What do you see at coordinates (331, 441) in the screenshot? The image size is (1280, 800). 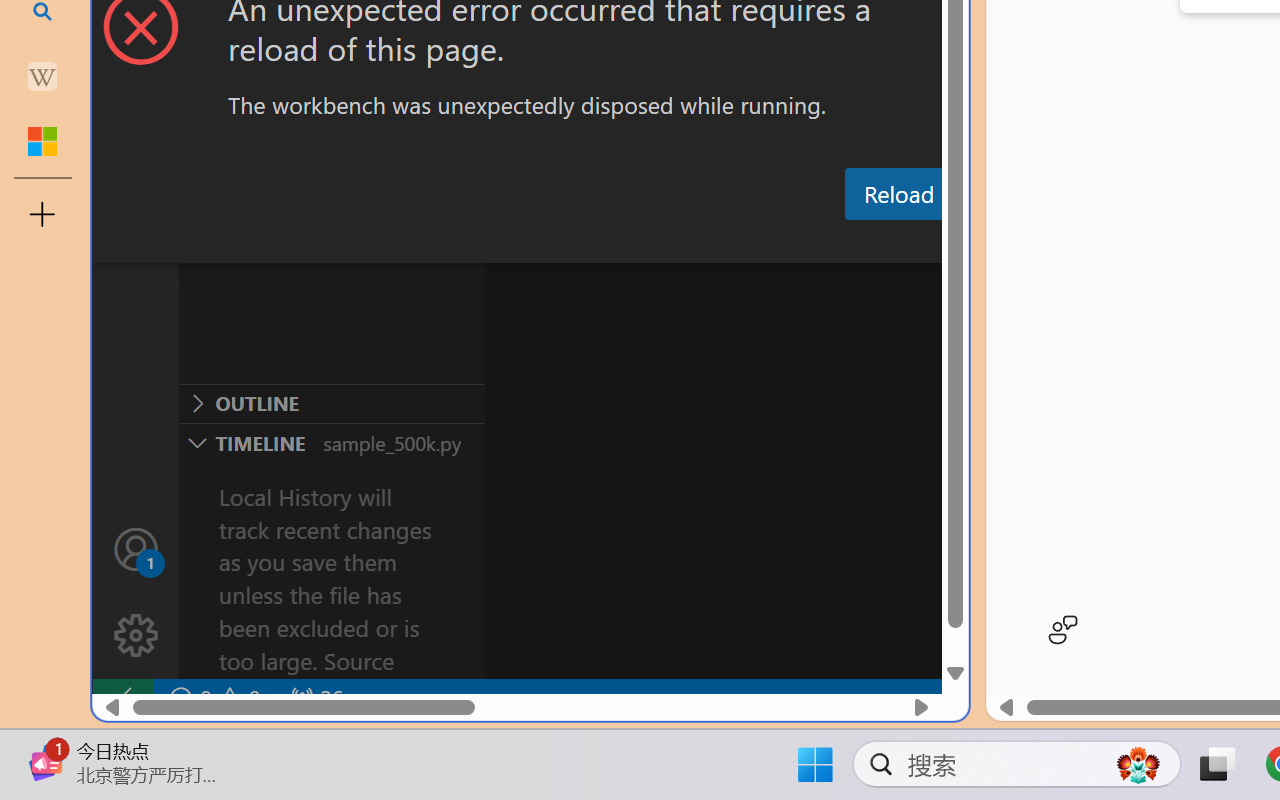 I see `'Timeline Section'` at bounding box center [331, 441].